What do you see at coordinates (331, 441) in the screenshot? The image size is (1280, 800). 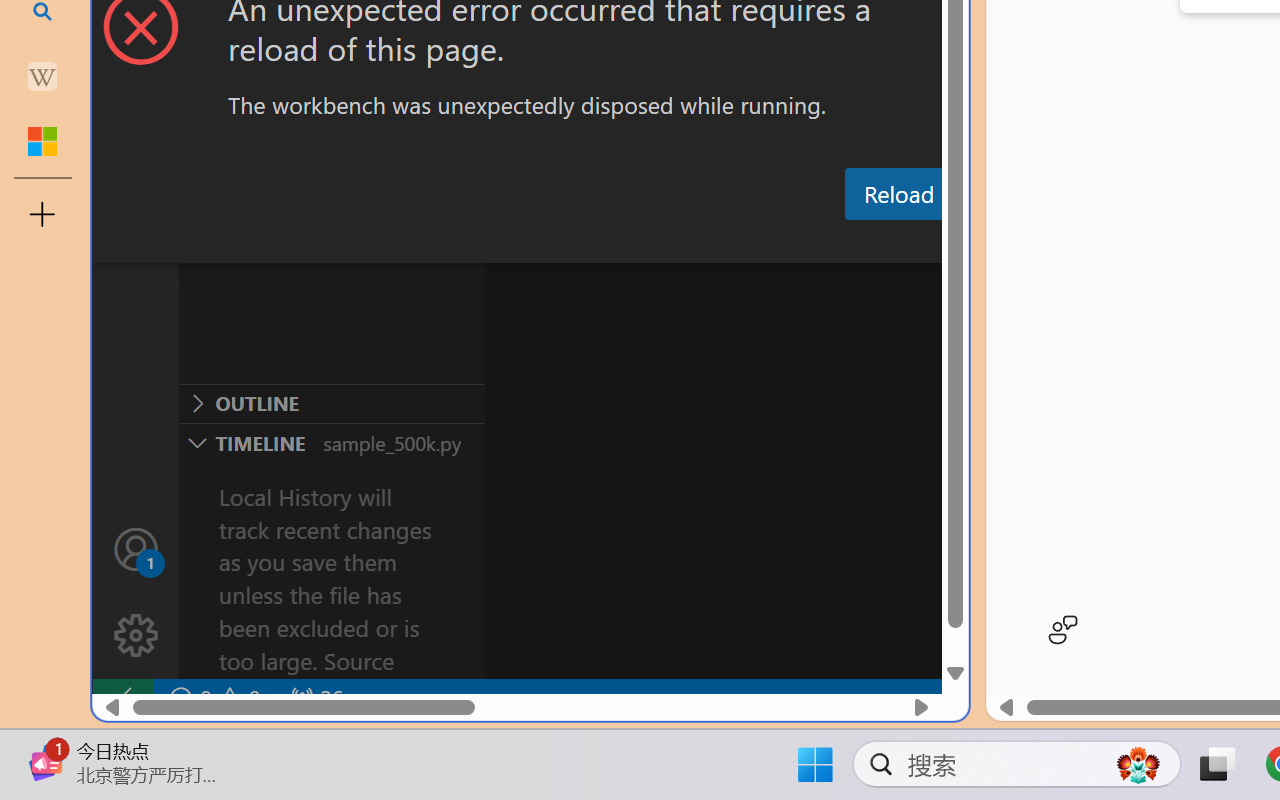 I see `'Timeline Section'` at bounding box center [331, 441].